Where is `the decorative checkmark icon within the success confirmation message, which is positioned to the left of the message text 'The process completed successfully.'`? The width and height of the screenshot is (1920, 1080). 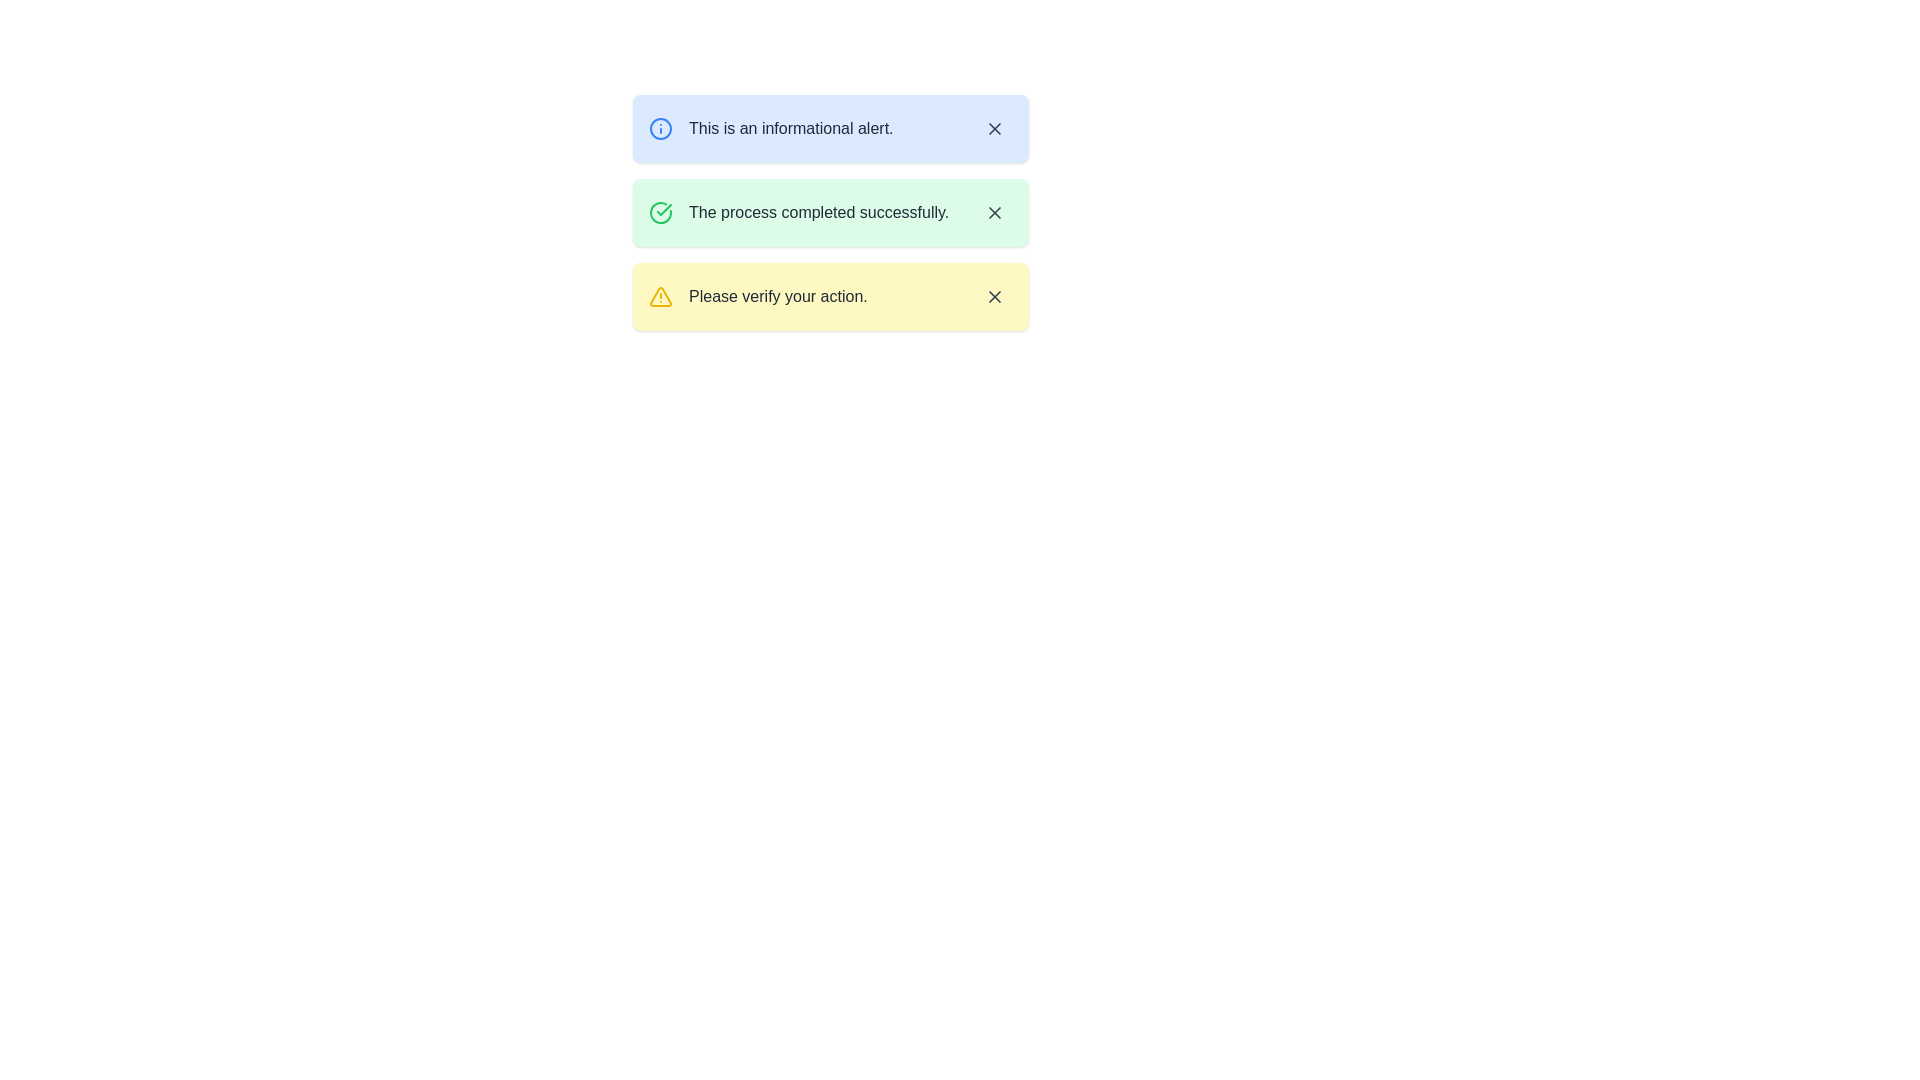 the decorative checkmark icon within the success confirmation message, which is positioned to the left of the message text 'The process completed successfully.' is located at coordinates (664, 209).